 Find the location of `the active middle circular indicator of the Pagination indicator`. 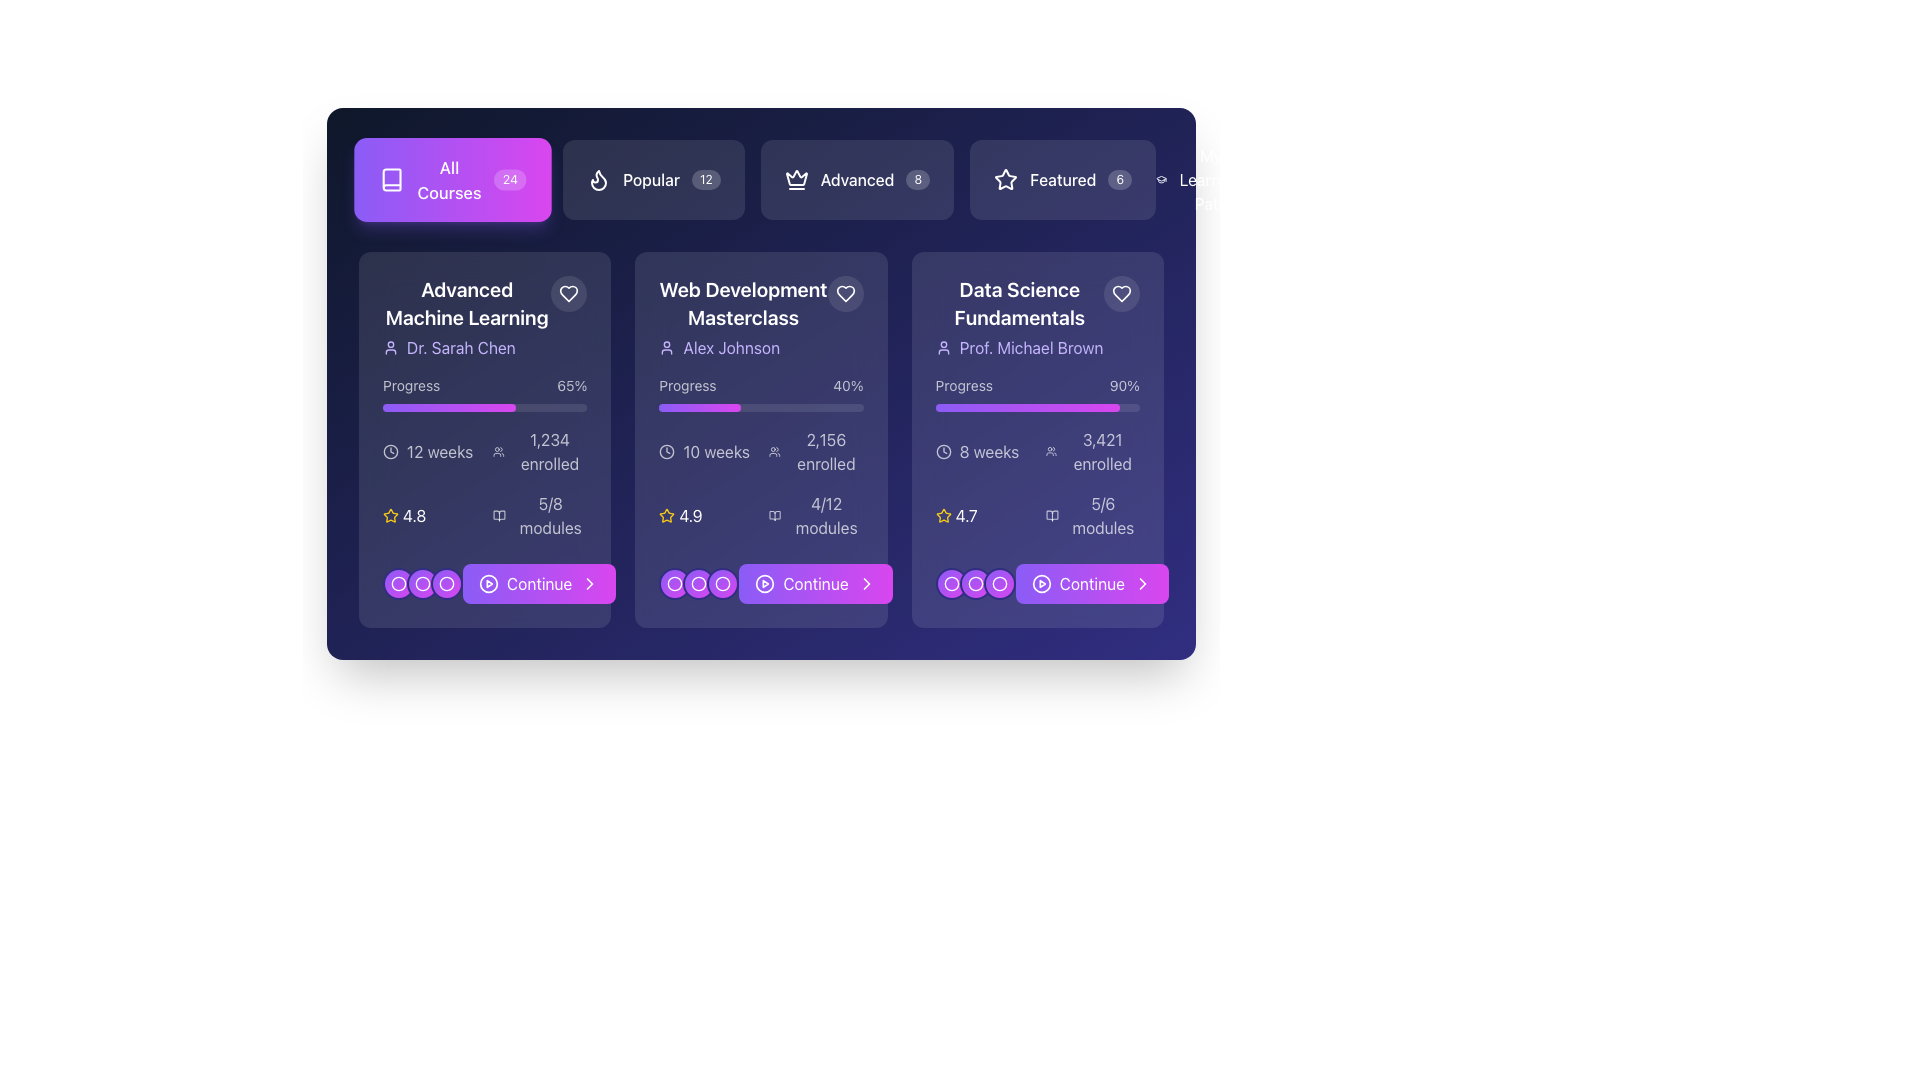

the active middle circular indicator of the Pagination indicator is located at coordinates (975, 583).